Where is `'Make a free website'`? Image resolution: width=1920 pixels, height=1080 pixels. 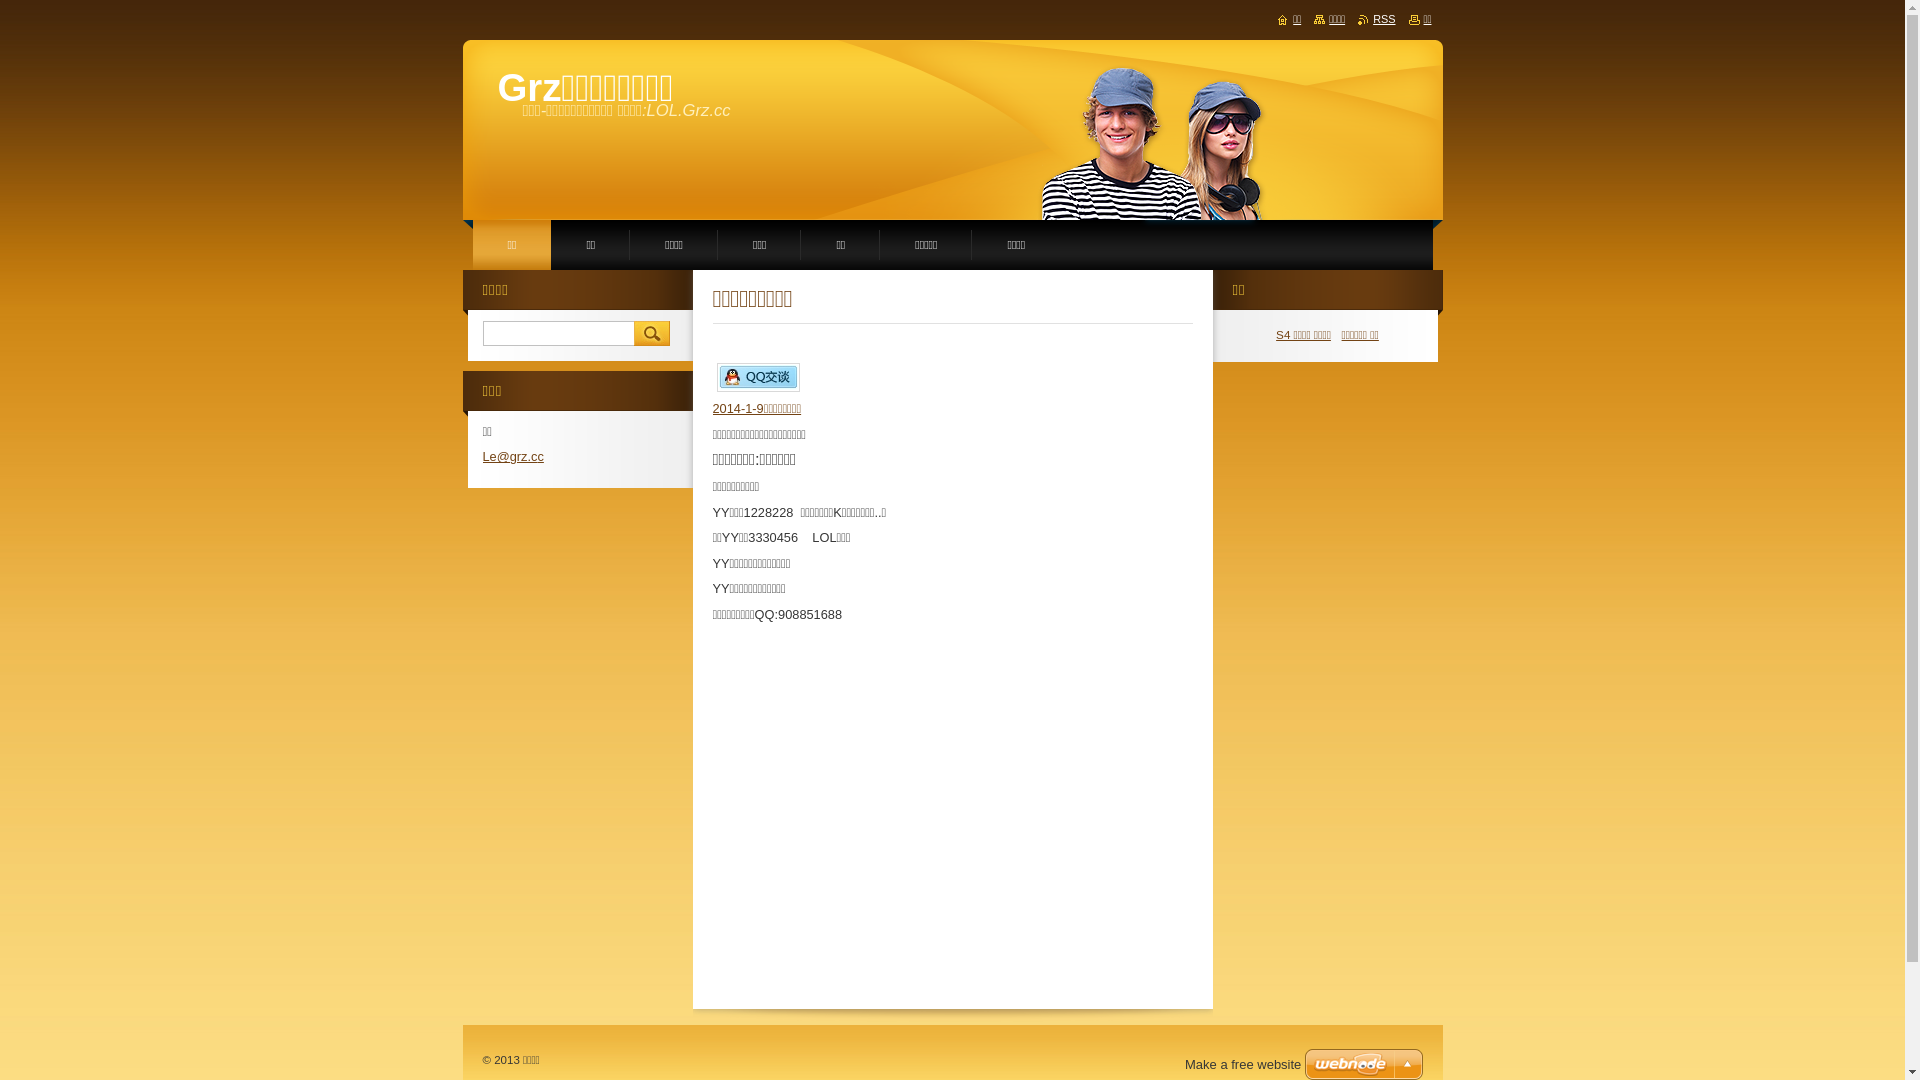
'Make a free website' is located at coordinates (1242, 1063).